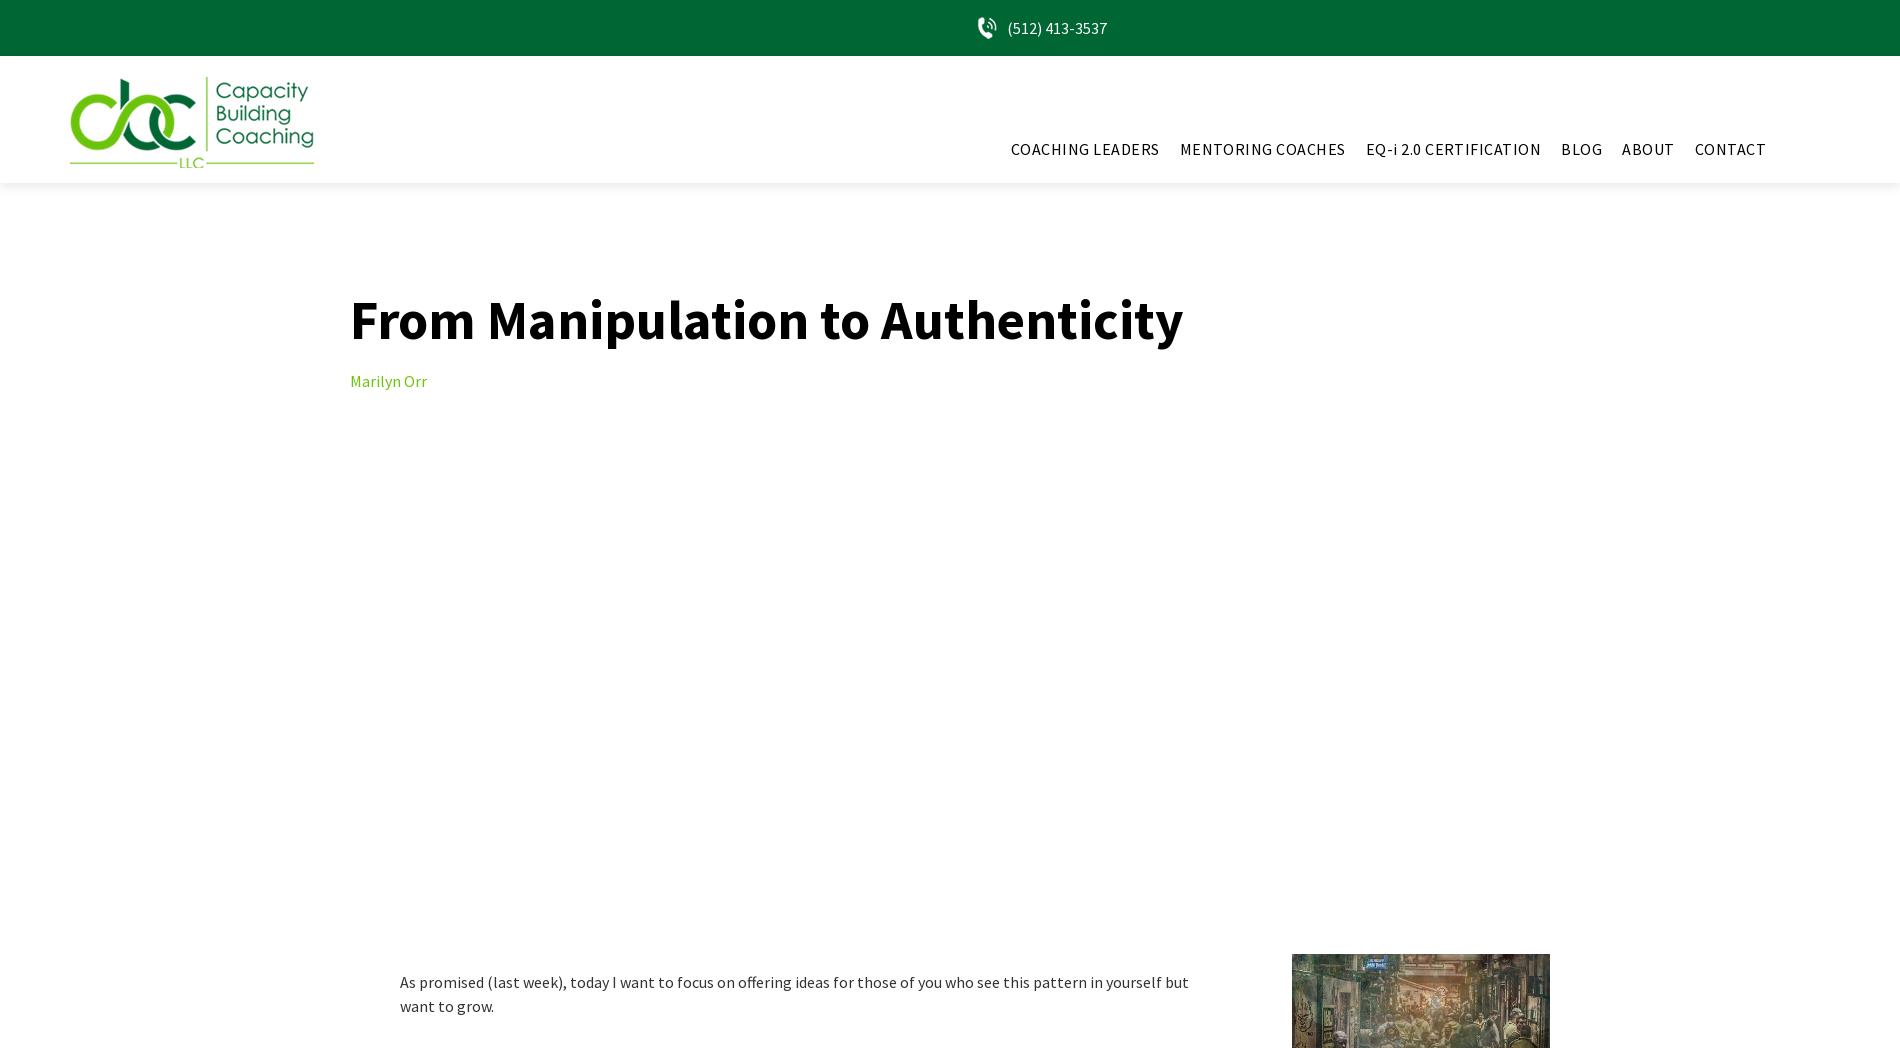 Image resolution: width=1900 pixels, height=1048 pixels. I want to click on 'EQ-i 2.0  CERTIFICATION', so click(1452, 149).